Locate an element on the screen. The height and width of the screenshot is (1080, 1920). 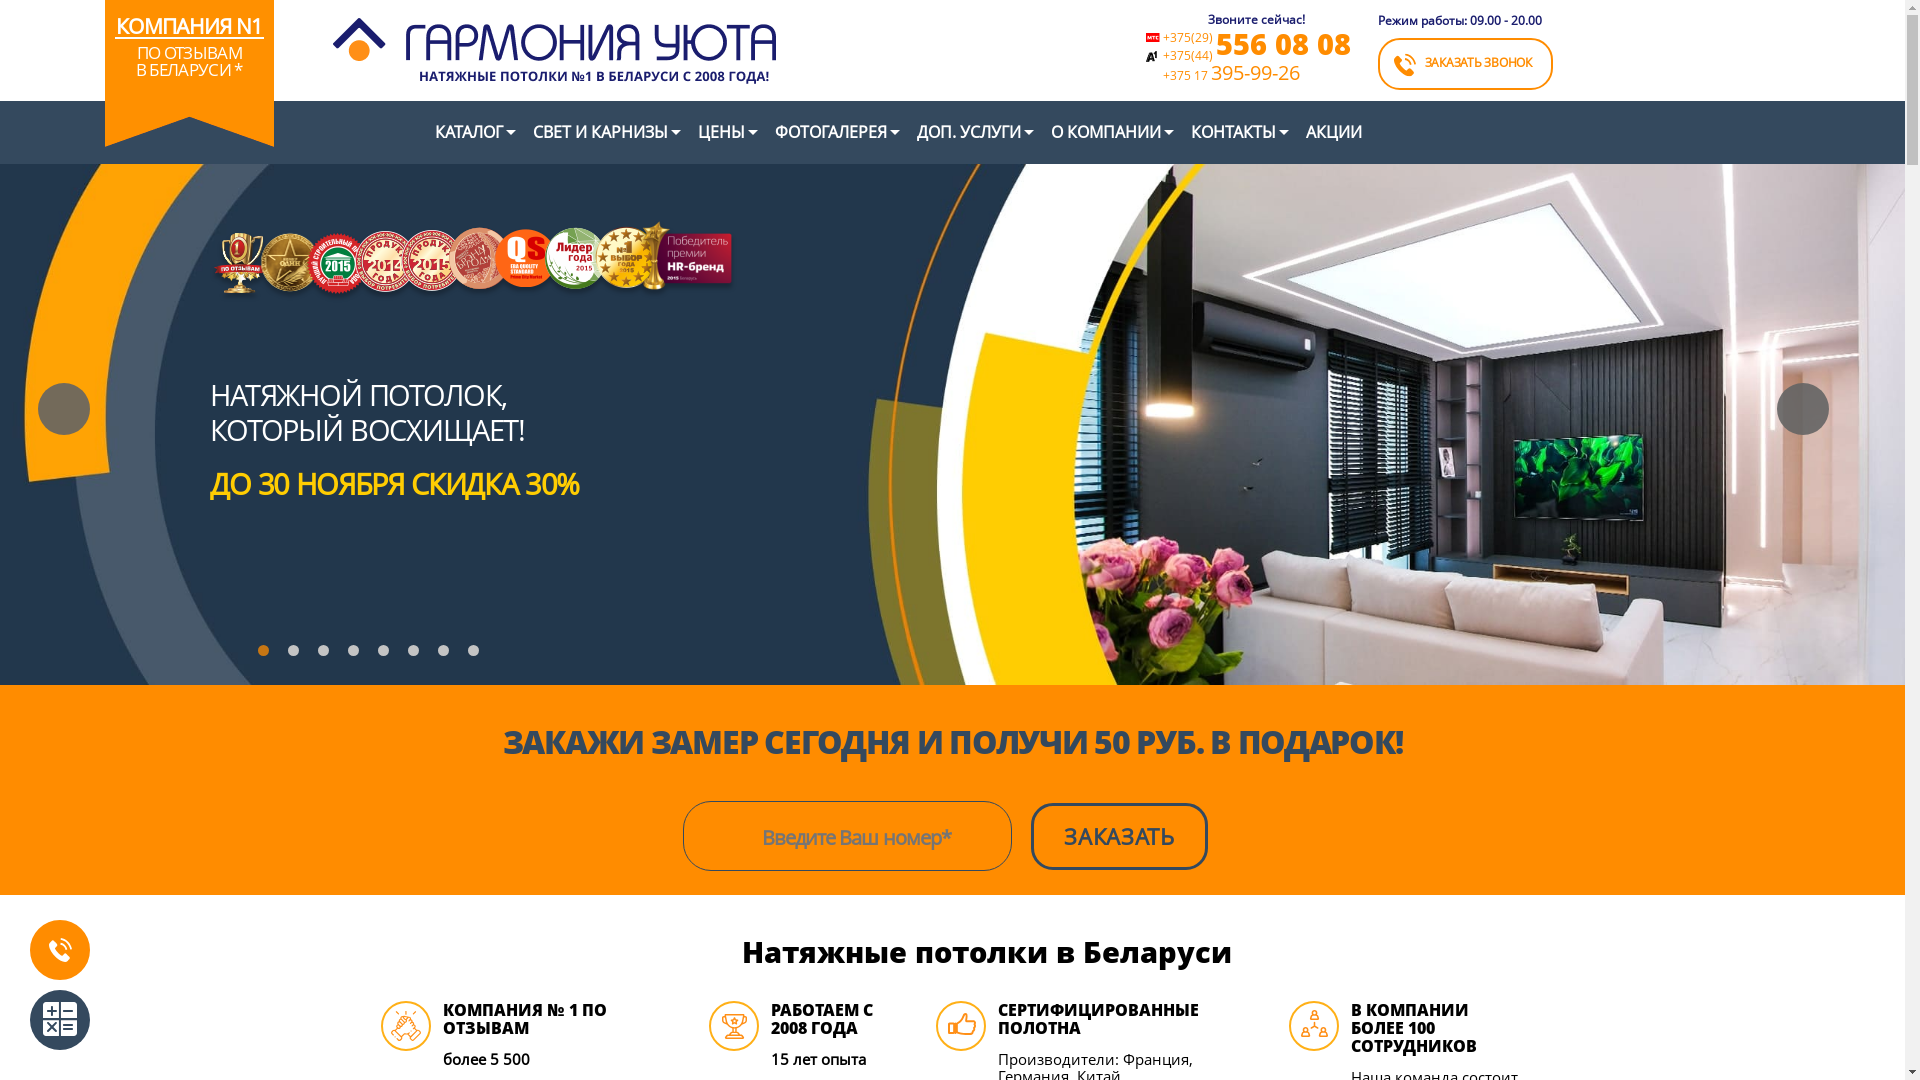
'8' is located at coordinates (477, 655).